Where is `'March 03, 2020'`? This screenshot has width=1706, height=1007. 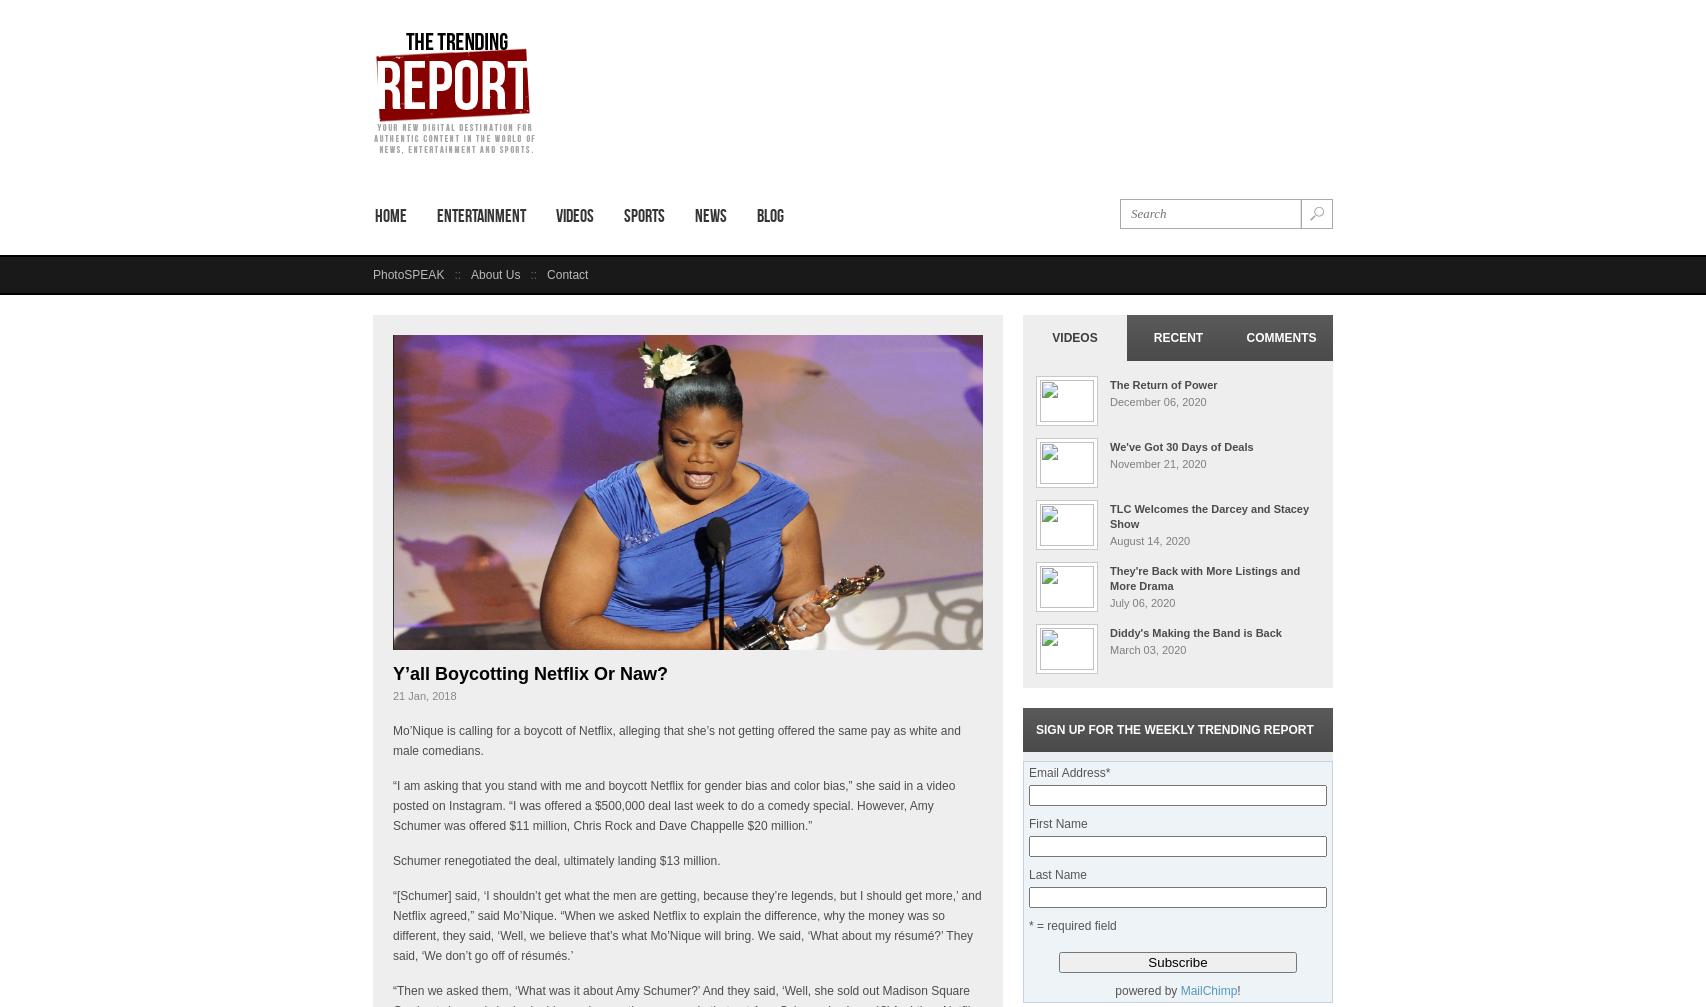 'March 03, 2020' is located at coordinates (1109, 649).